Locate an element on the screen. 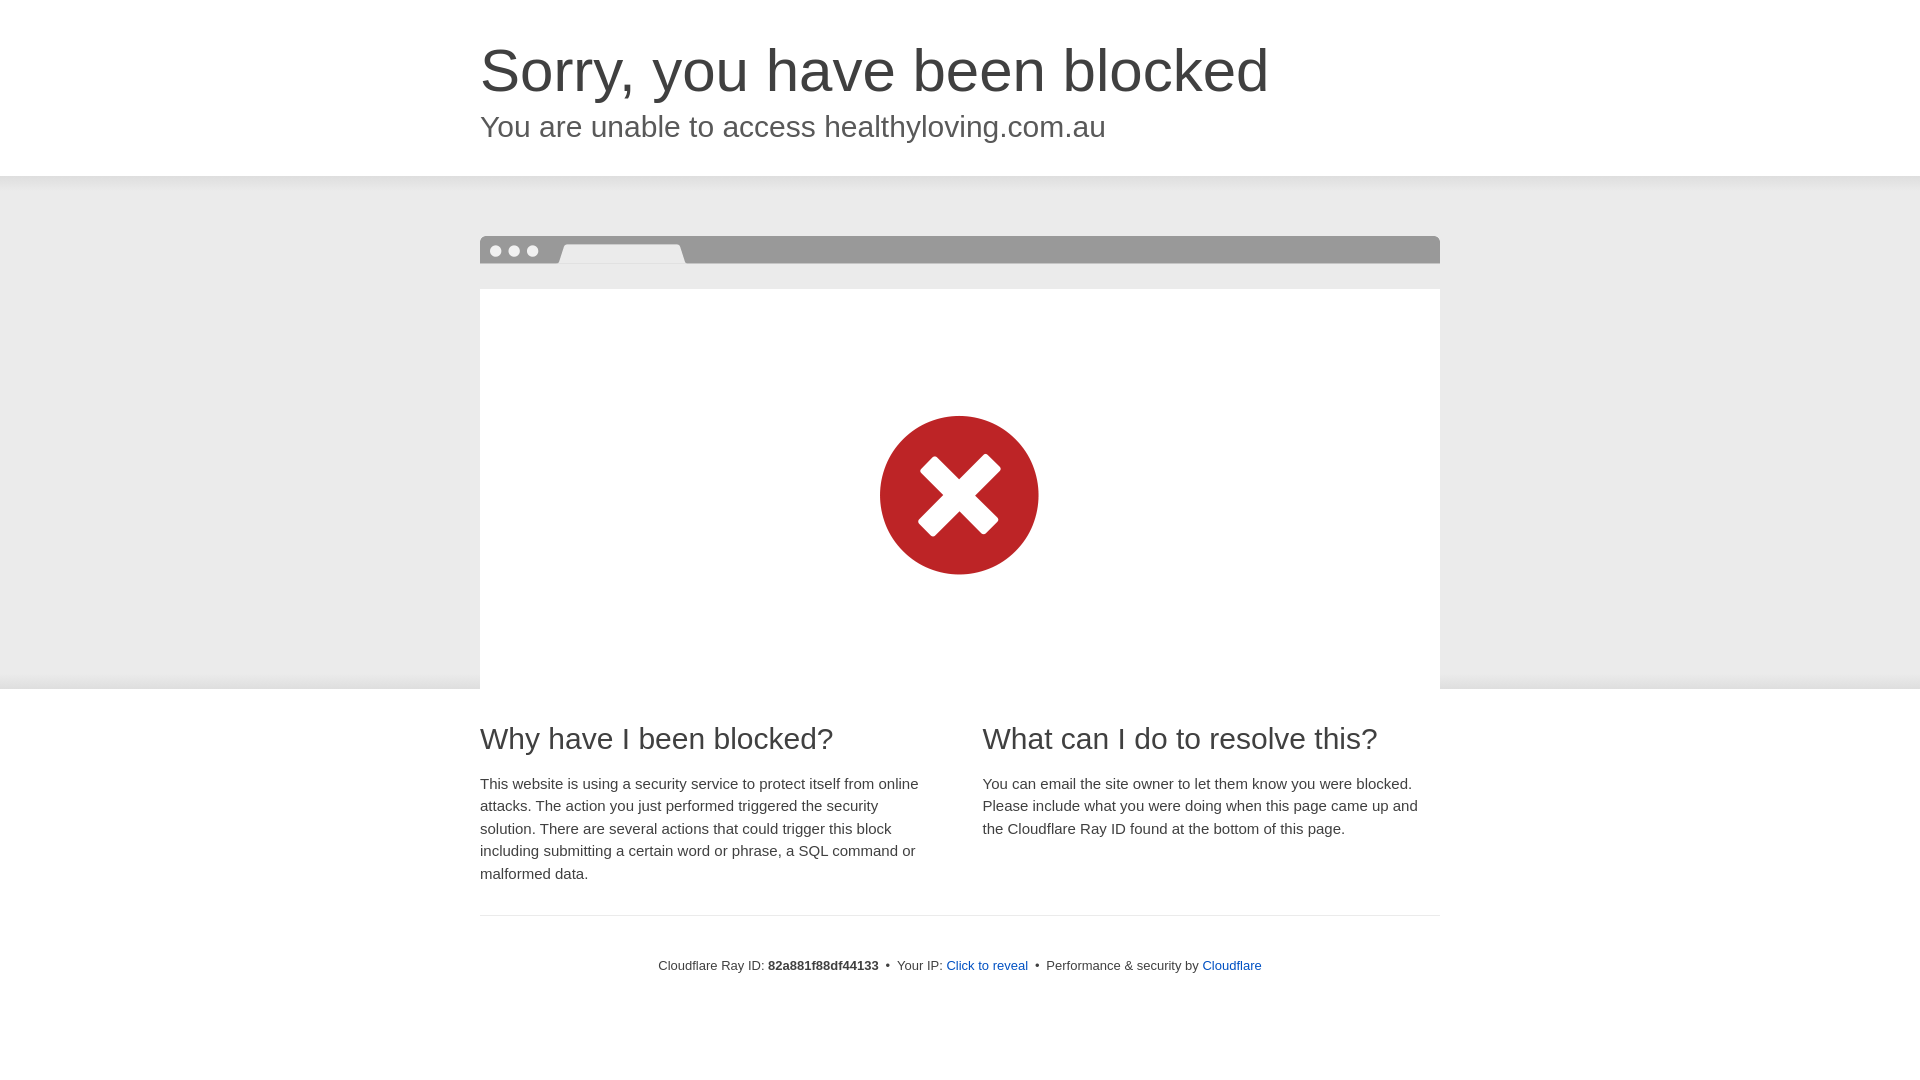 This screenshot has height=1080, width=1920. 'Cloudflare' is located at coordinates (1230, 964).